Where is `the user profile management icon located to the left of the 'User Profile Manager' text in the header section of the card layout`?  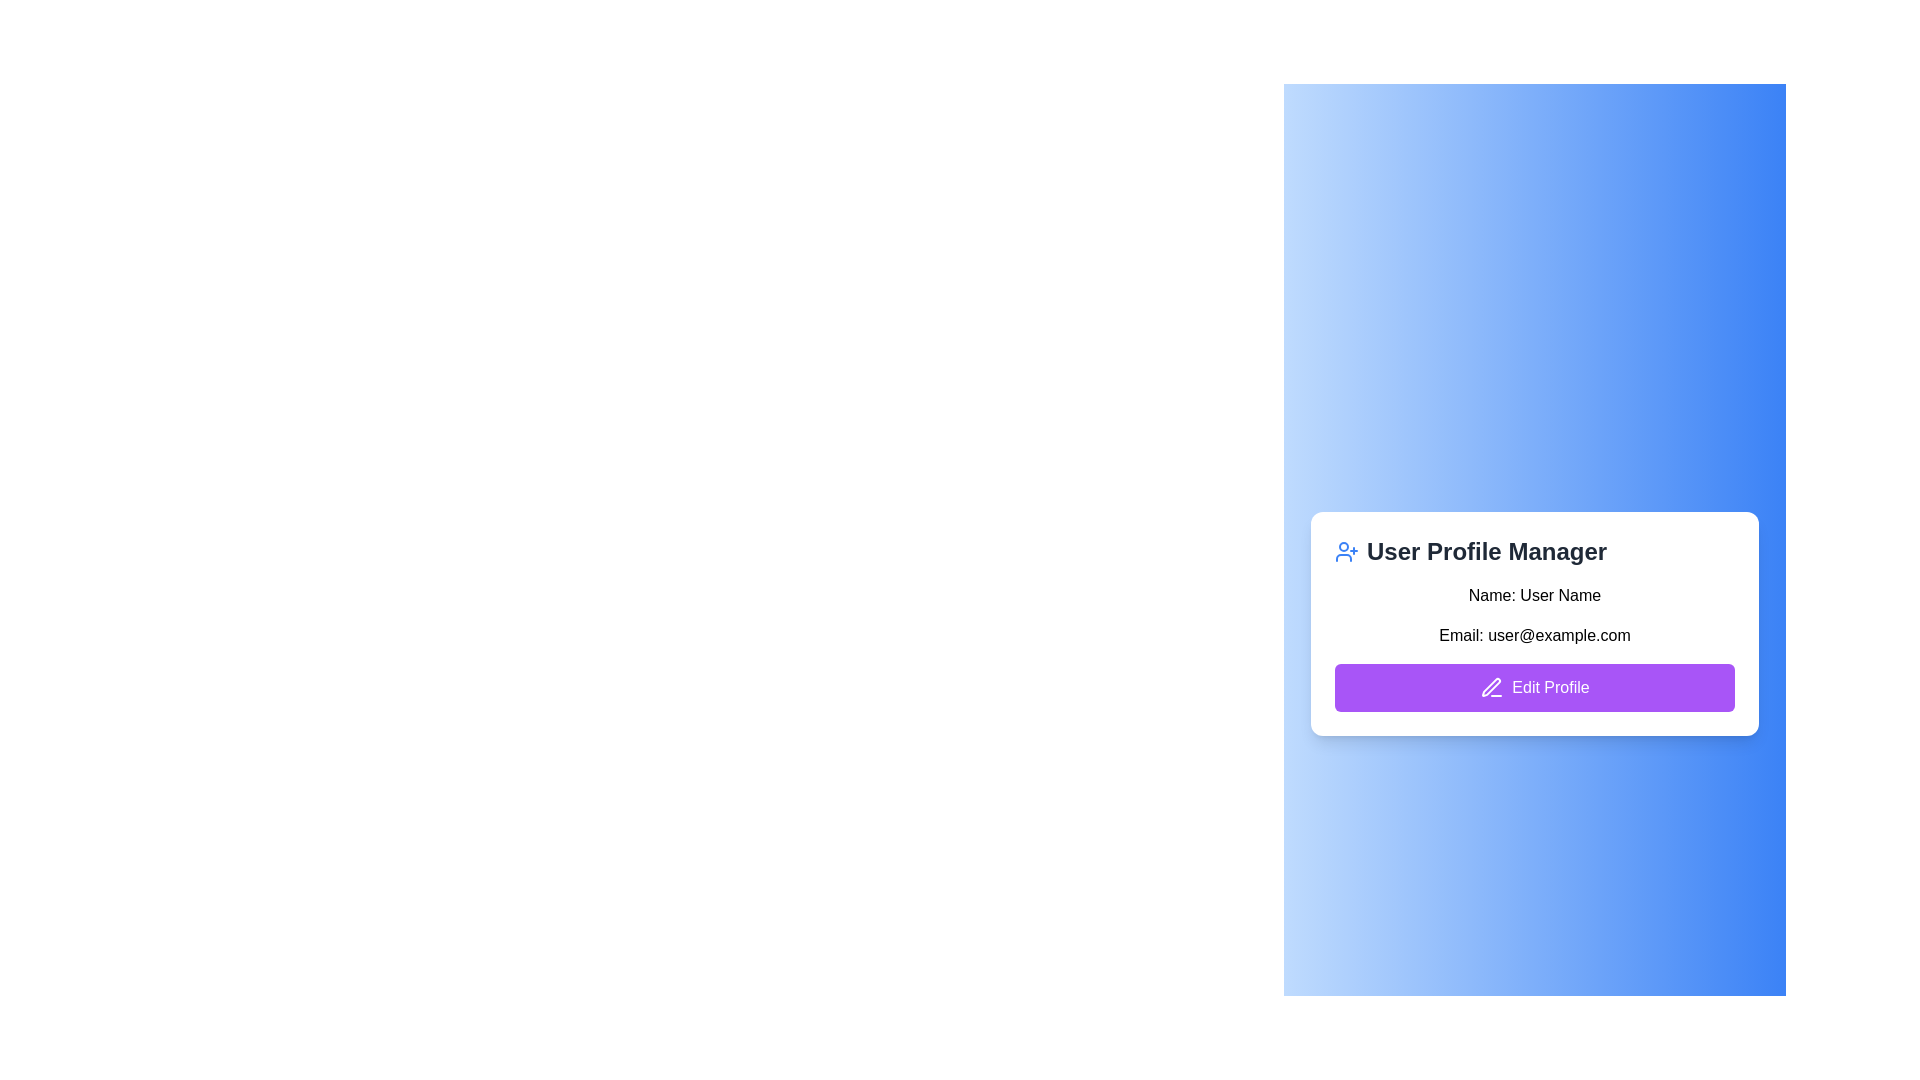 the user profile management icon located to the left of the 'User Profile Manager' text in the header section of the card layout is located at coordinates (1347, 551).